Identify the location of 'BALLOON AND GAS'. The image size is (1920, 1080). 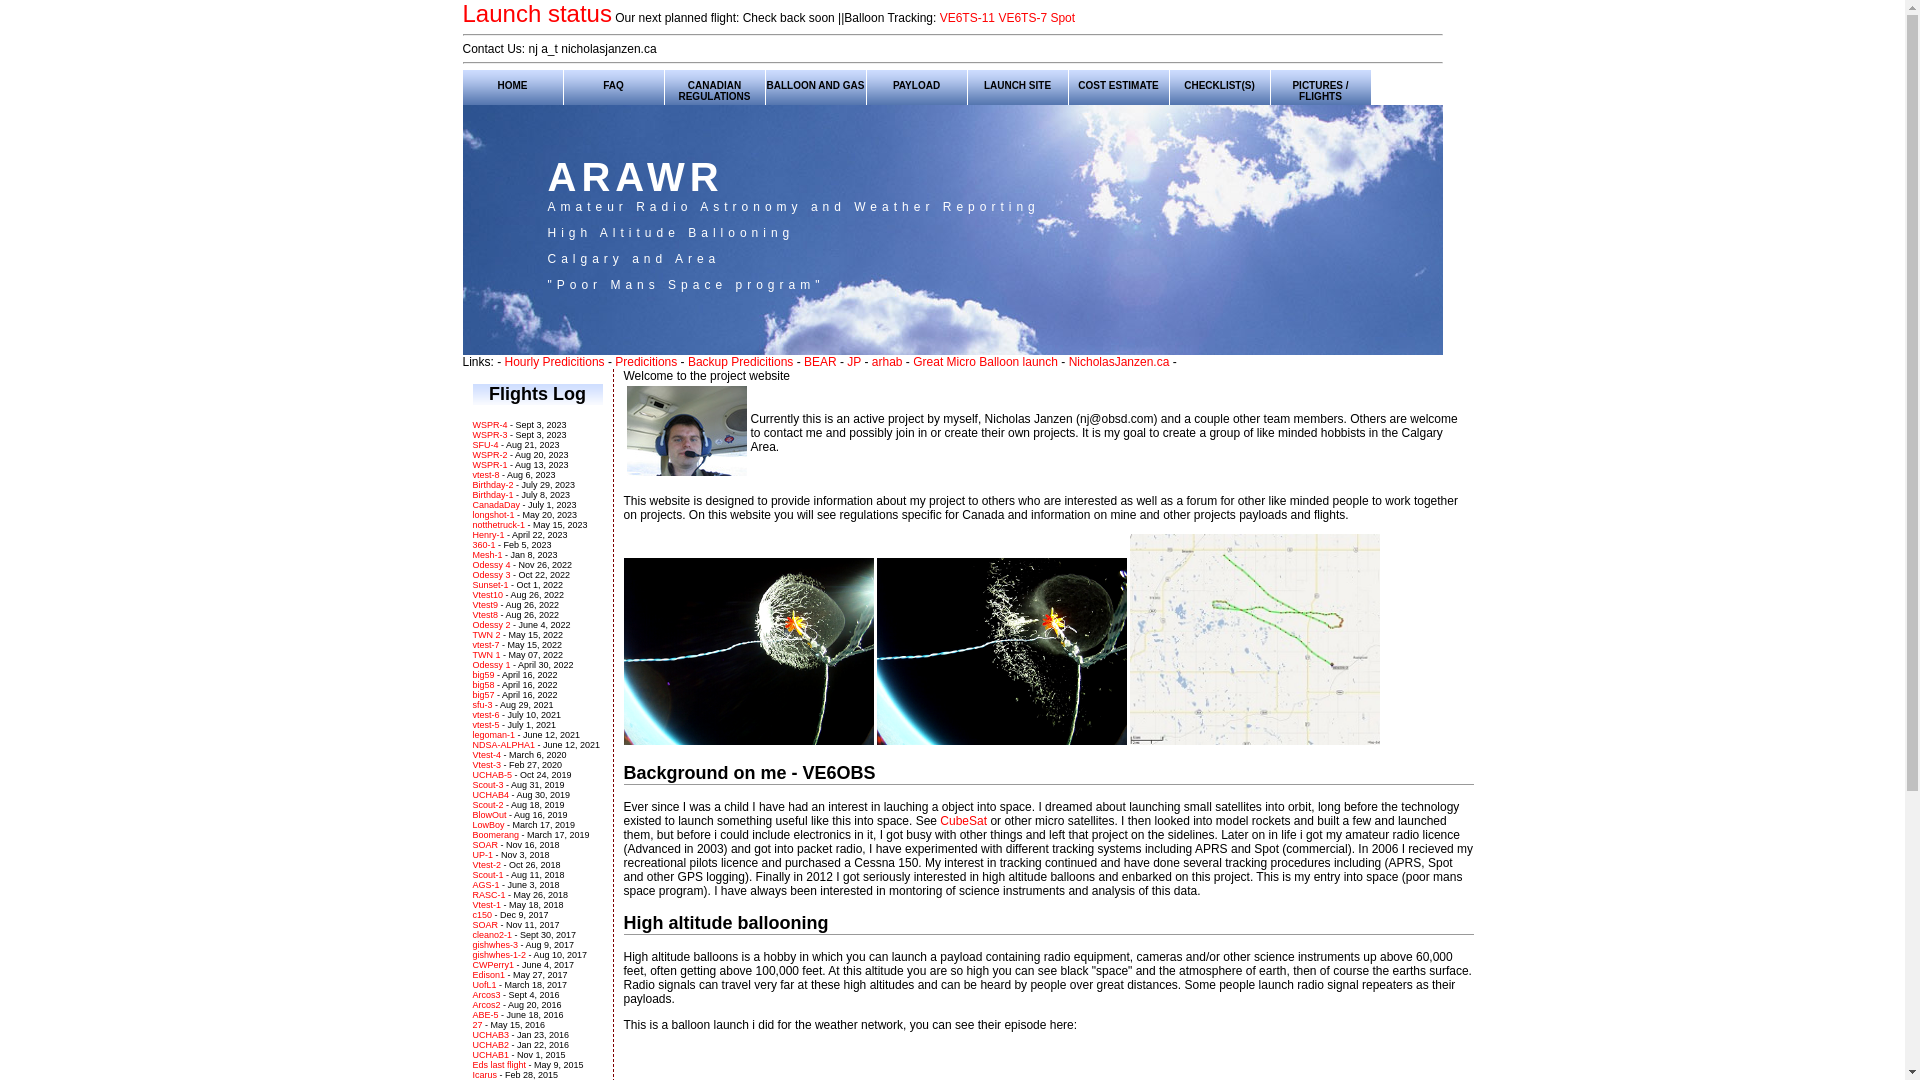
(816, 83).